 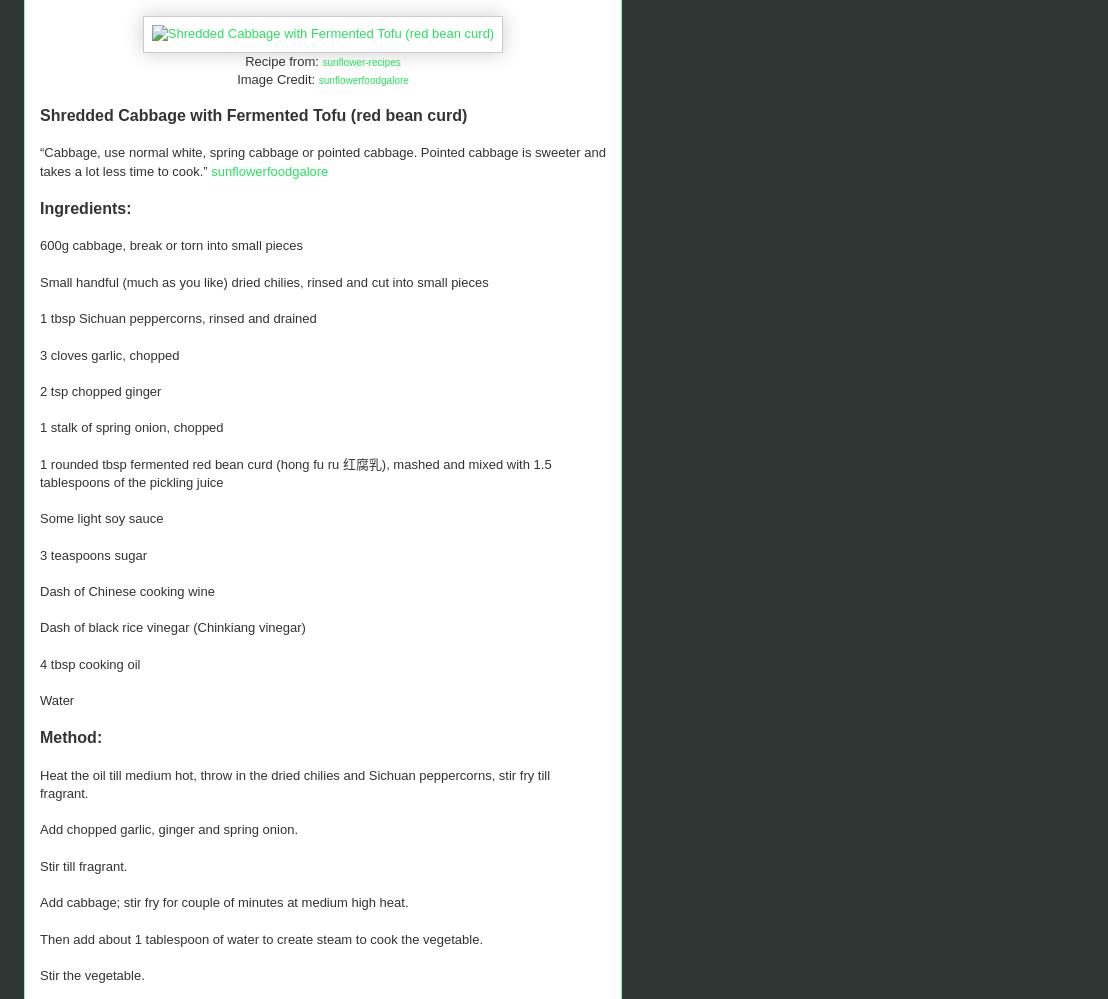 I want to click on '3 cloves garlic, chopped', so click(x=109, y=354).